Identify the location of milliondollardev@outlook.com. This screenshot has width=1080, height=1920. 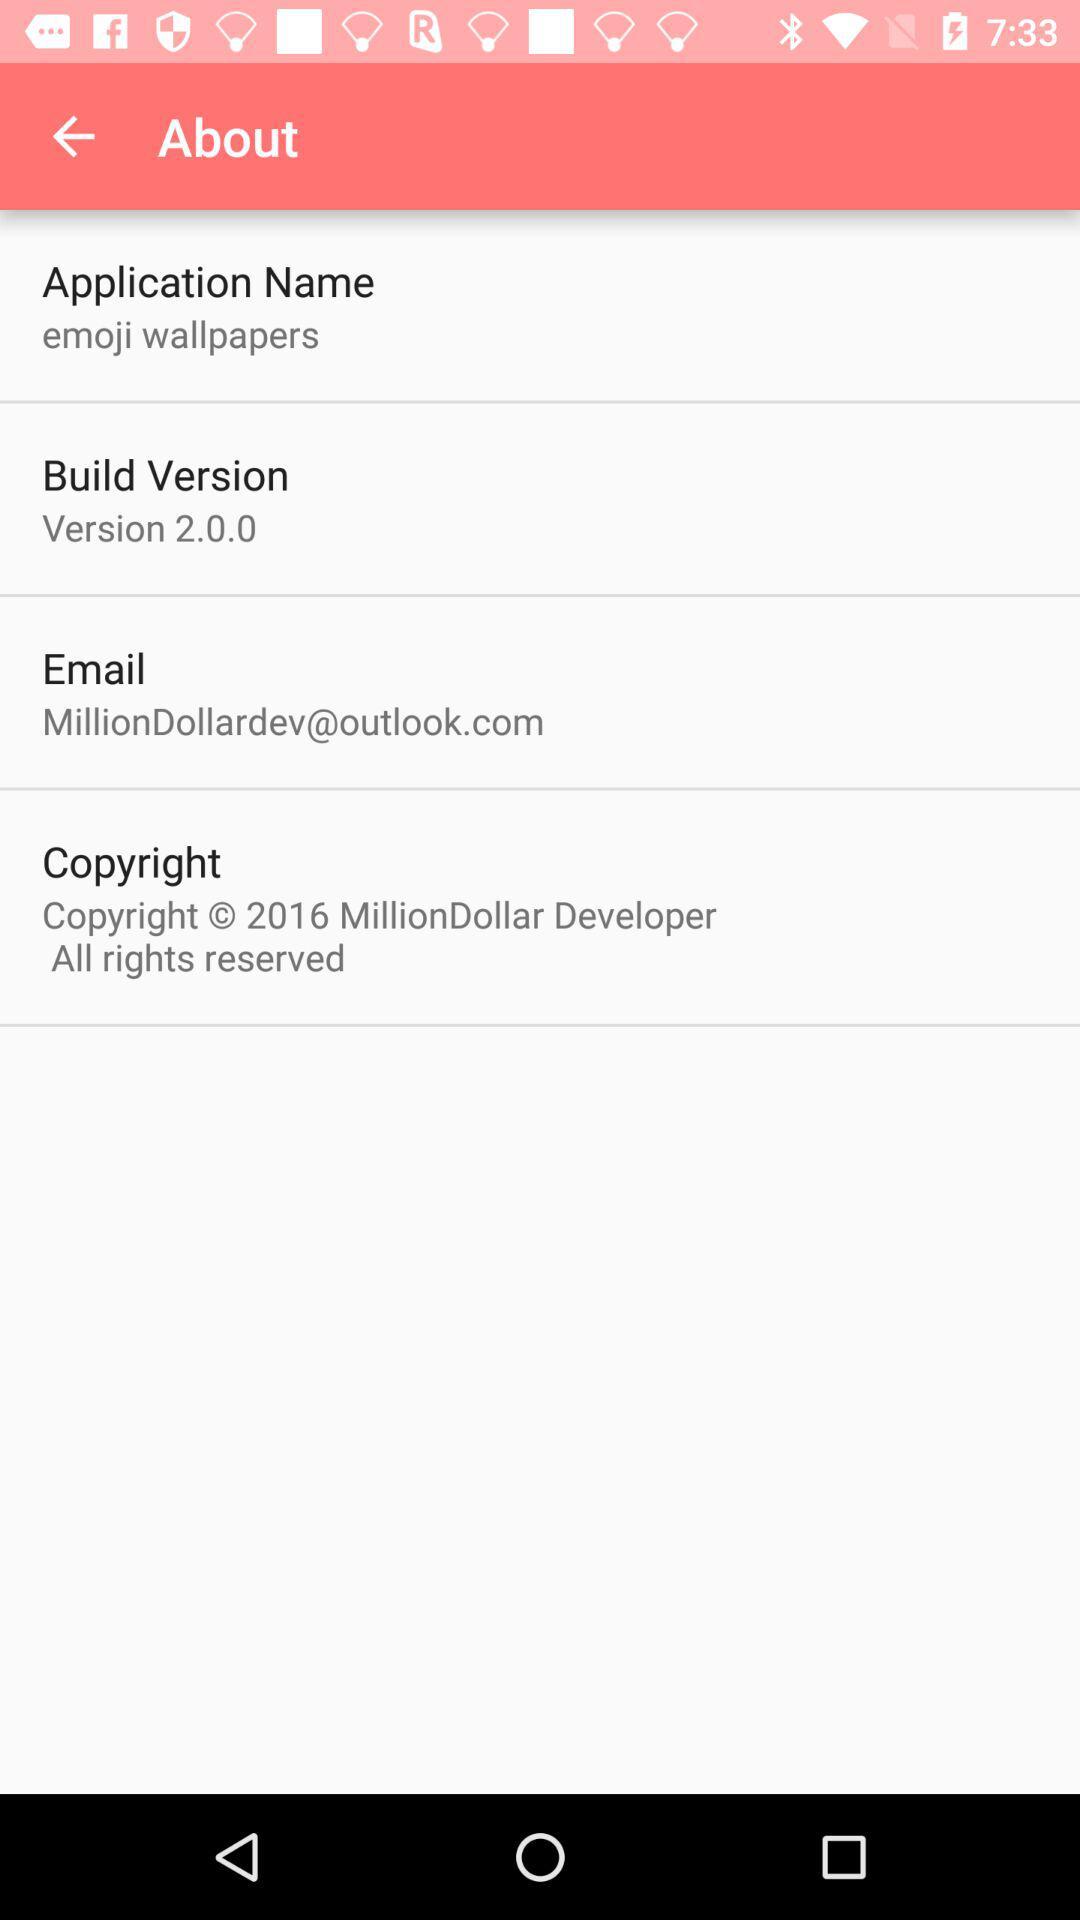
(293, 720).